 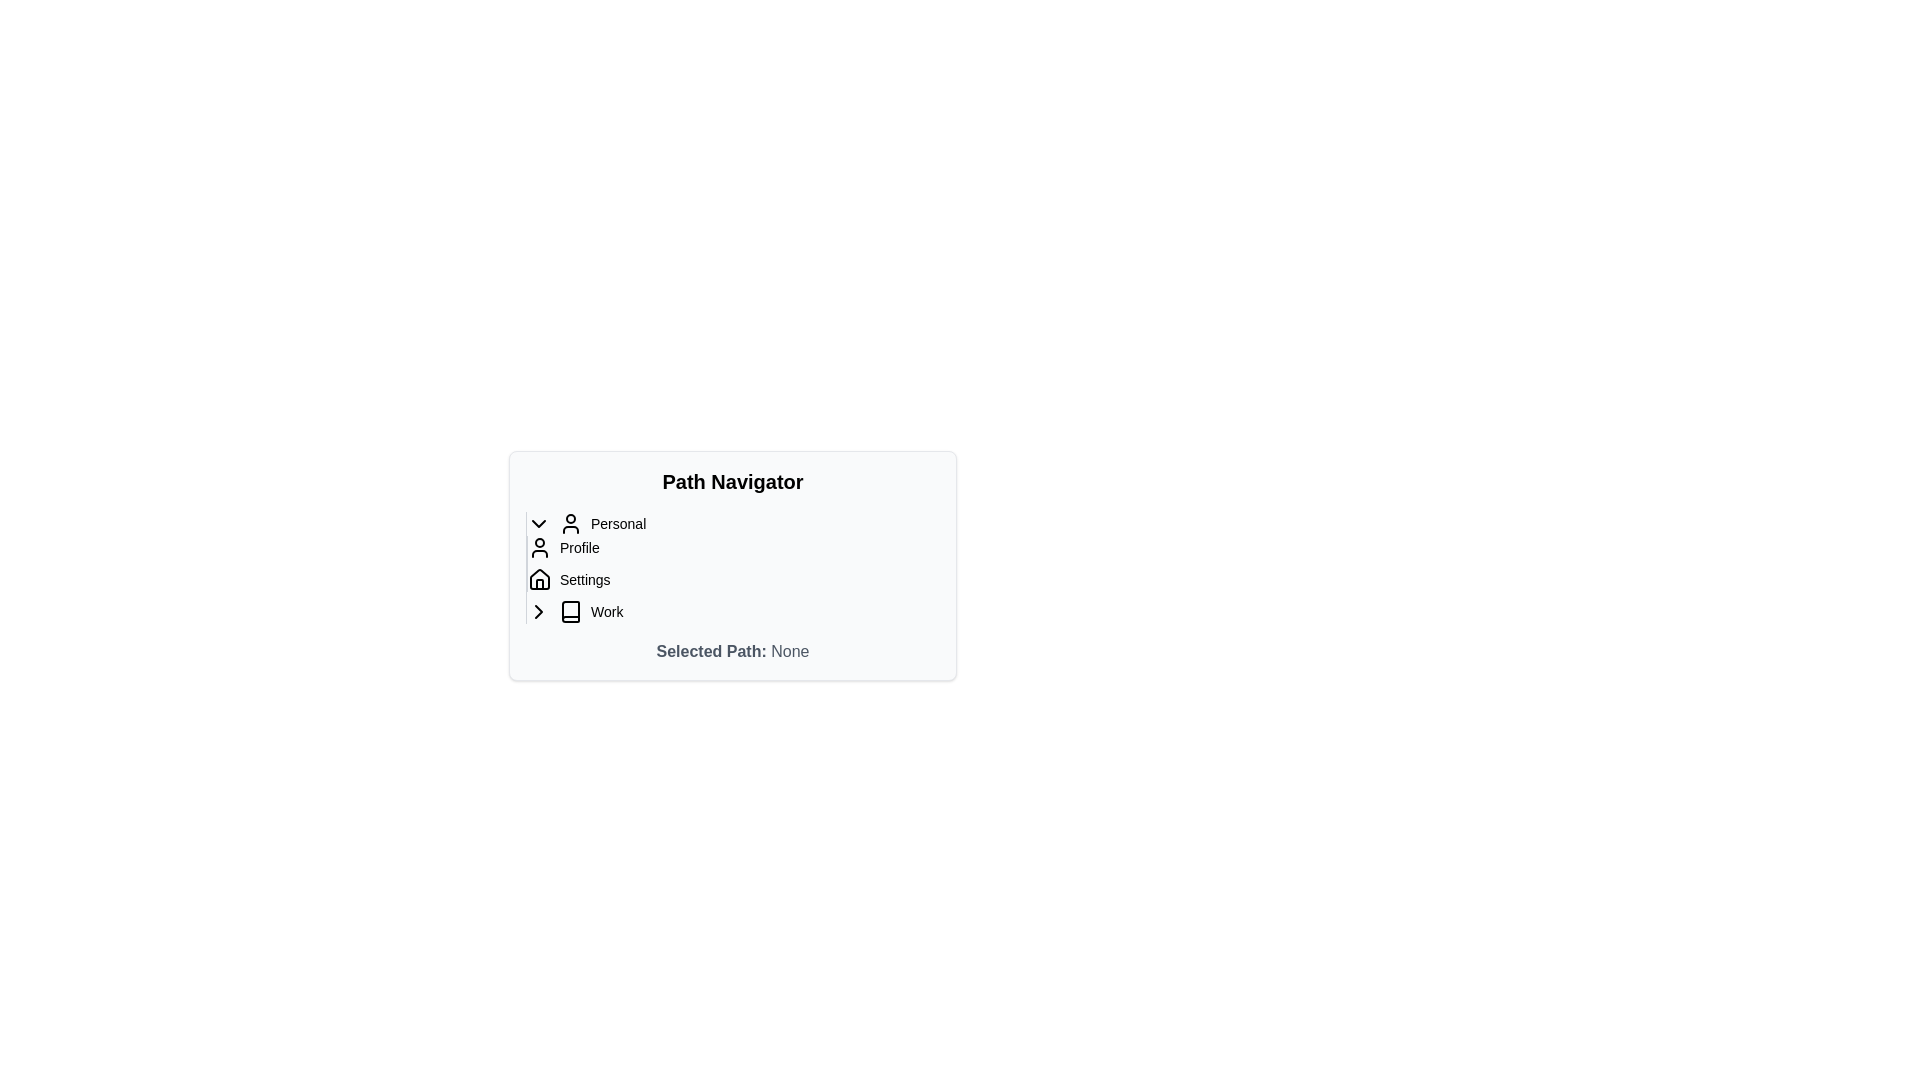 I want to click on the icon located on the right-hand side of the 'Work' label in the vertical navigation menu, so click(x=538, y=611).